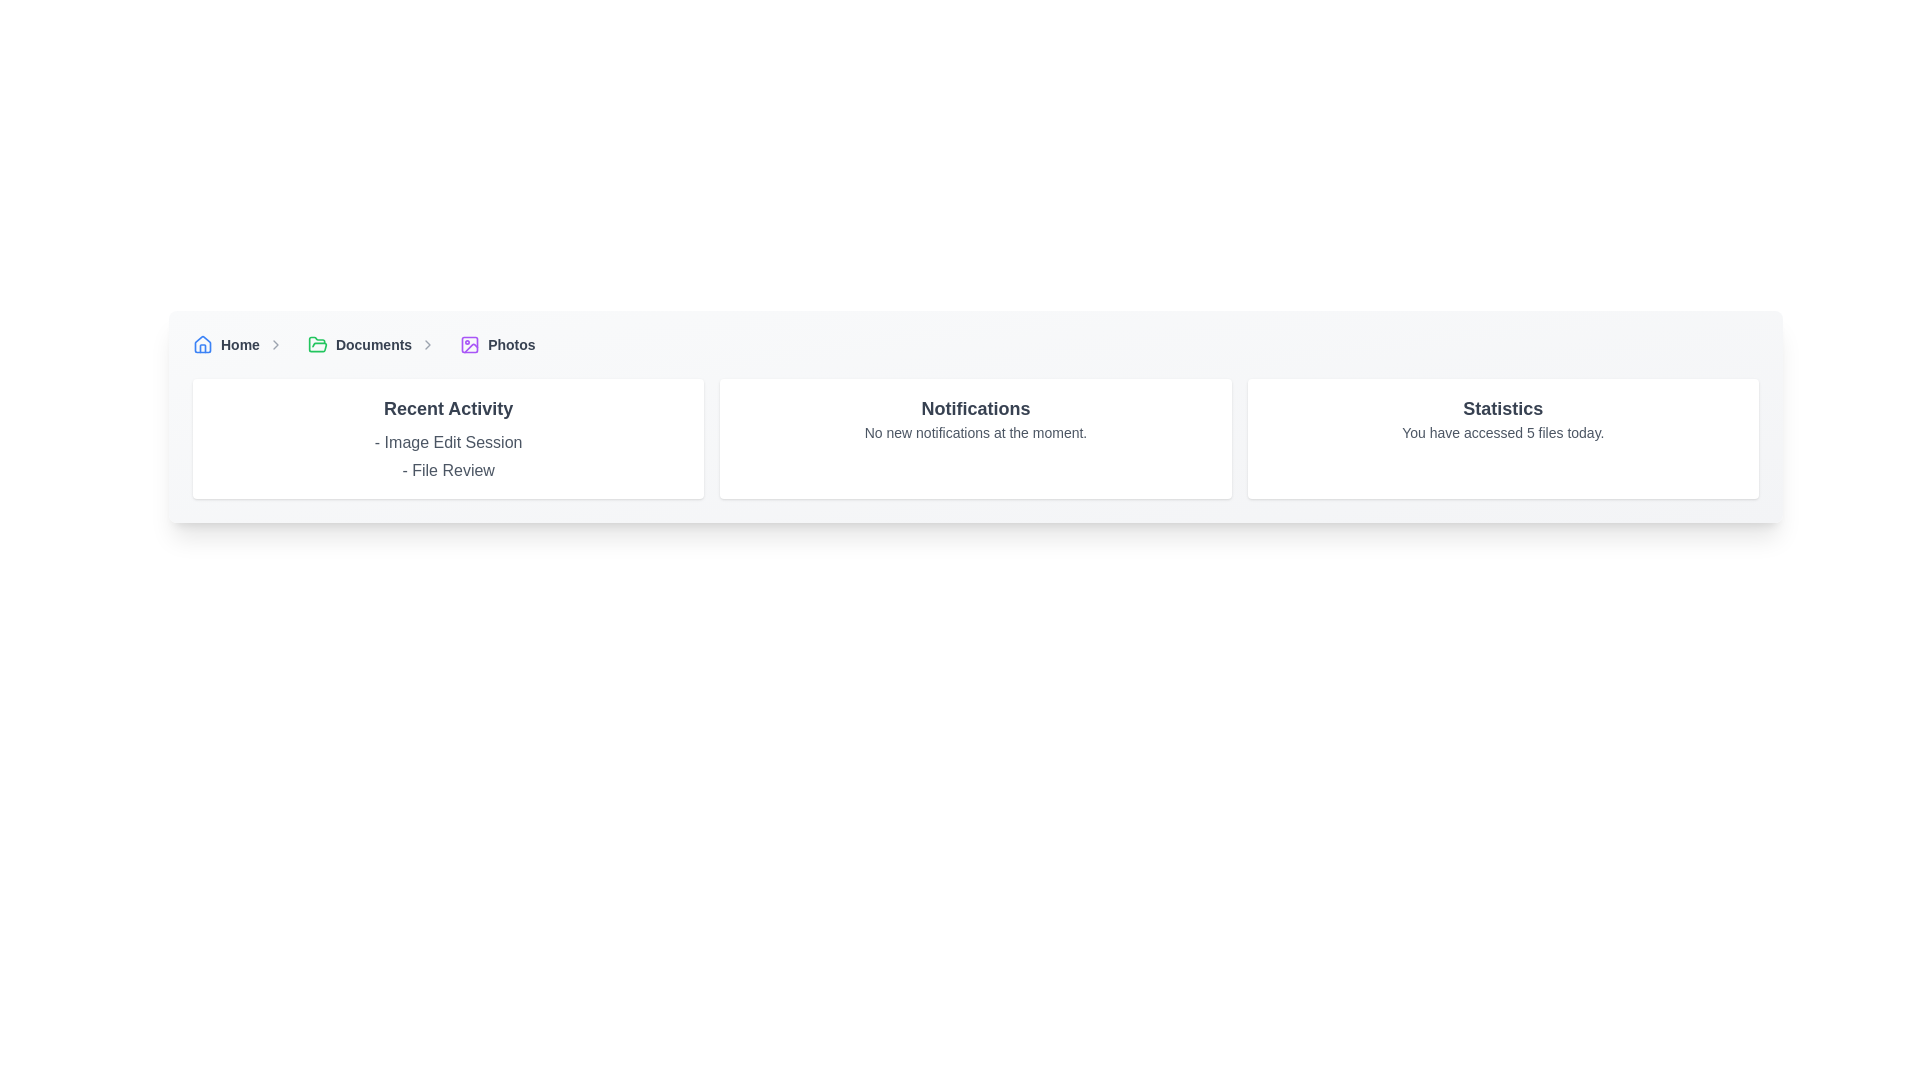  I want to click on the 'Statistics' text label, which is a bold font style located at the top of a white card, positioned above the text 'You have accessed 5 files today.', so click(1503, 407).